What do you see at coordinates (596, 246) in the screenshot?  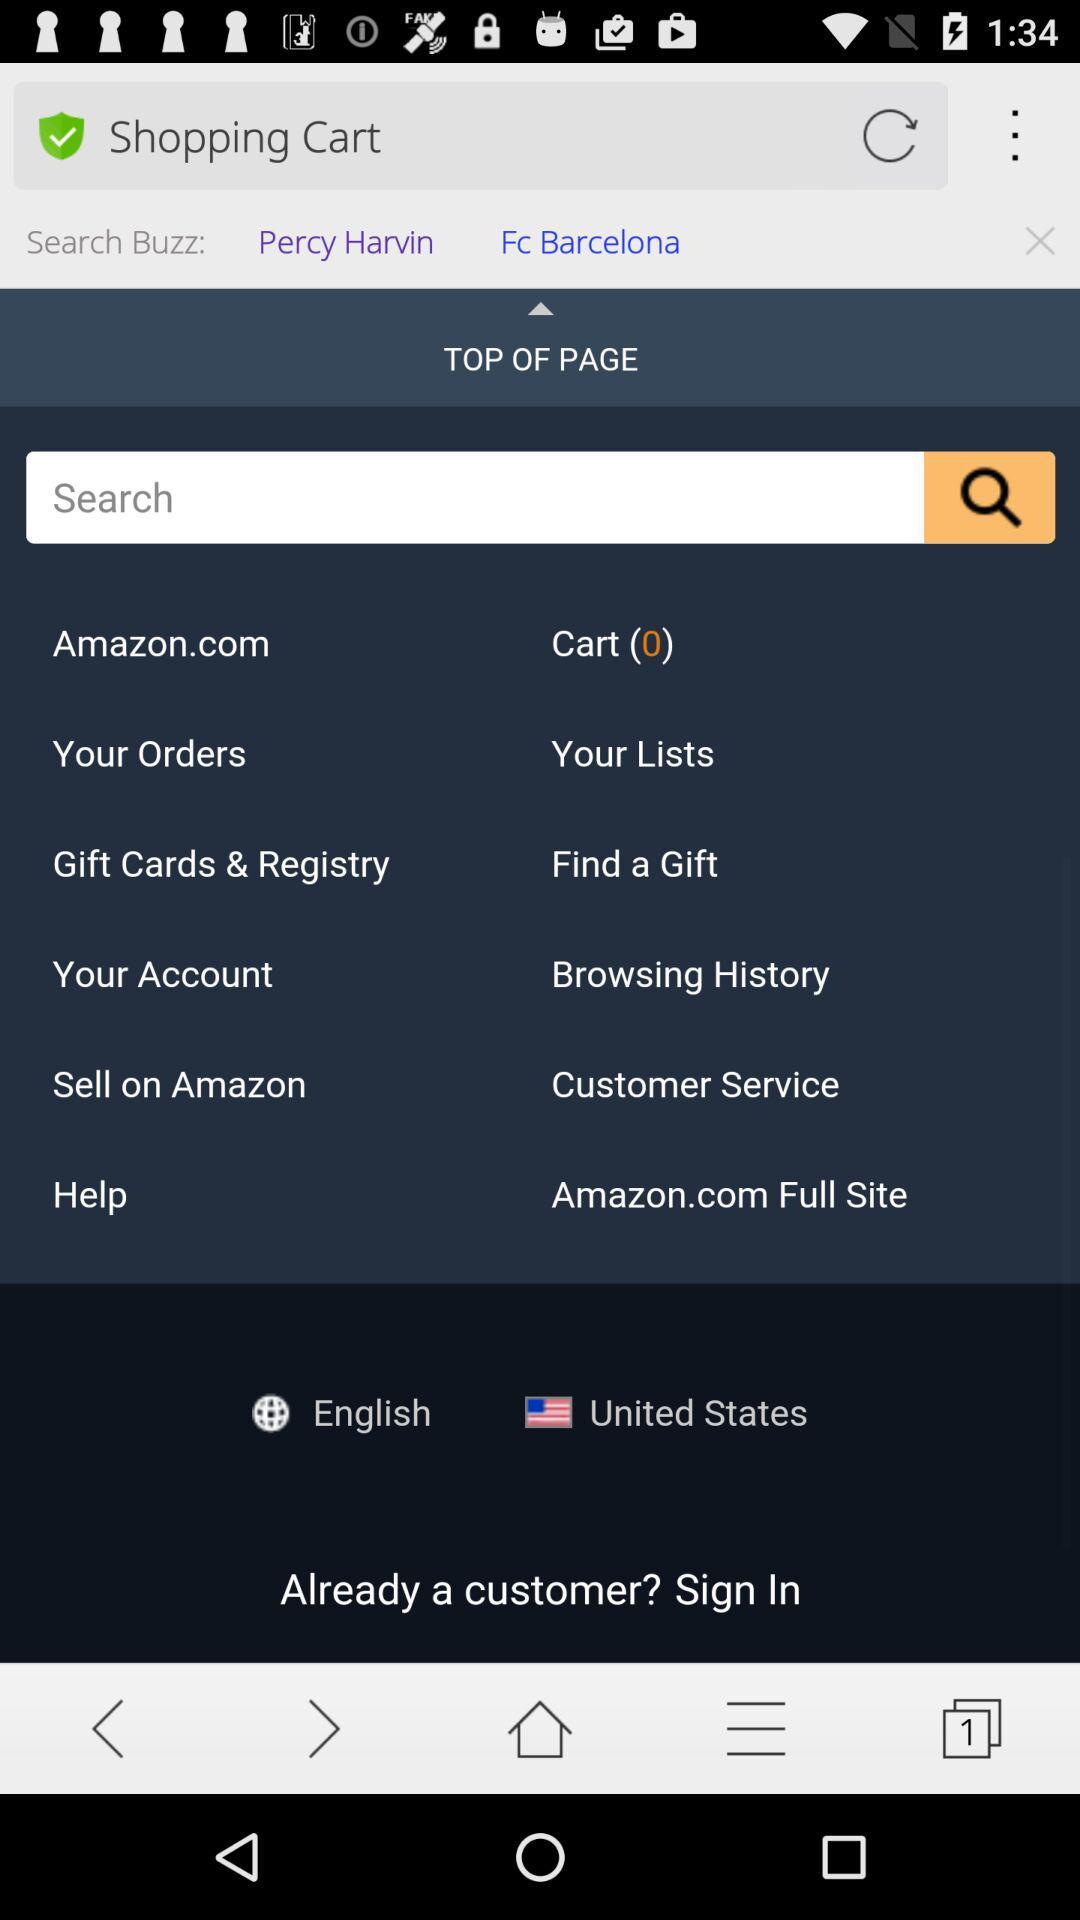 I see `app next to the percy harvin icon` at bounding box center [596, 246].